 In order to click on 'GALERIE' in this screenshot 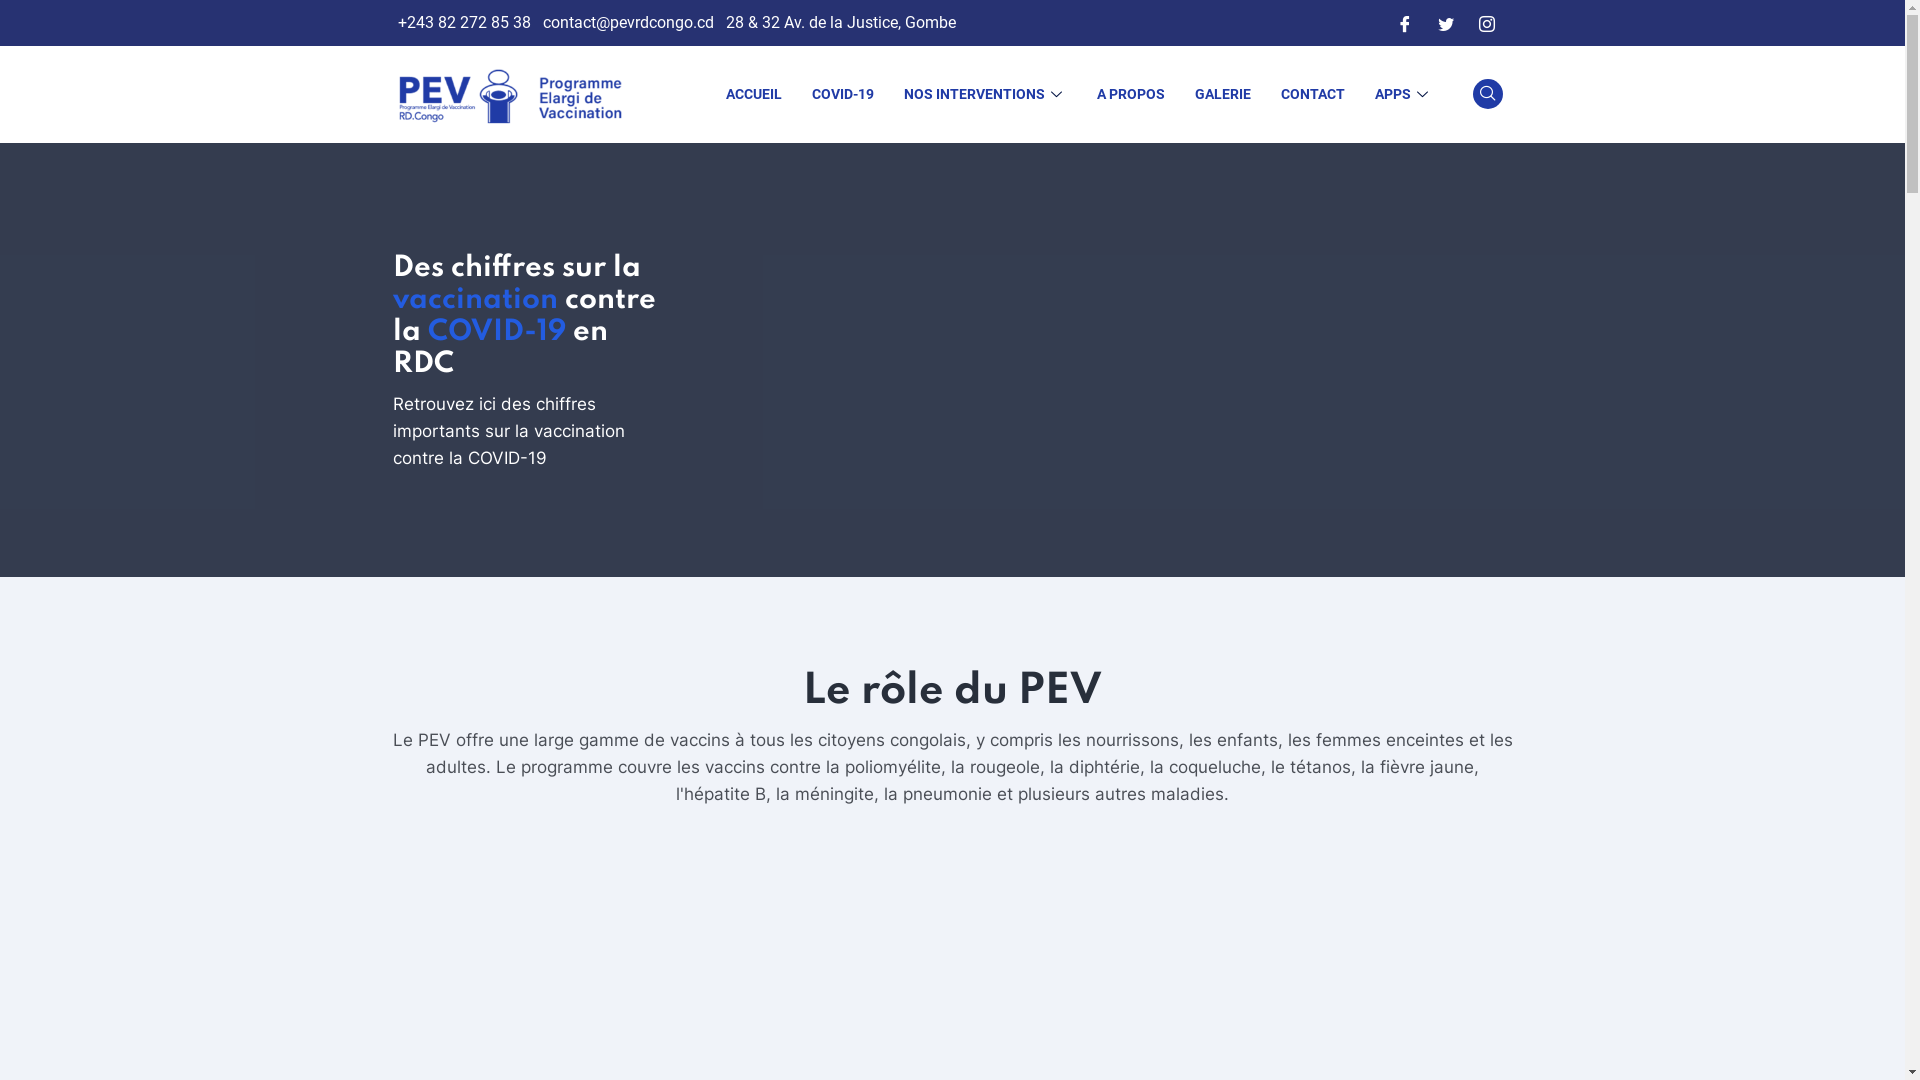, I will do `click(1222, 93)`.